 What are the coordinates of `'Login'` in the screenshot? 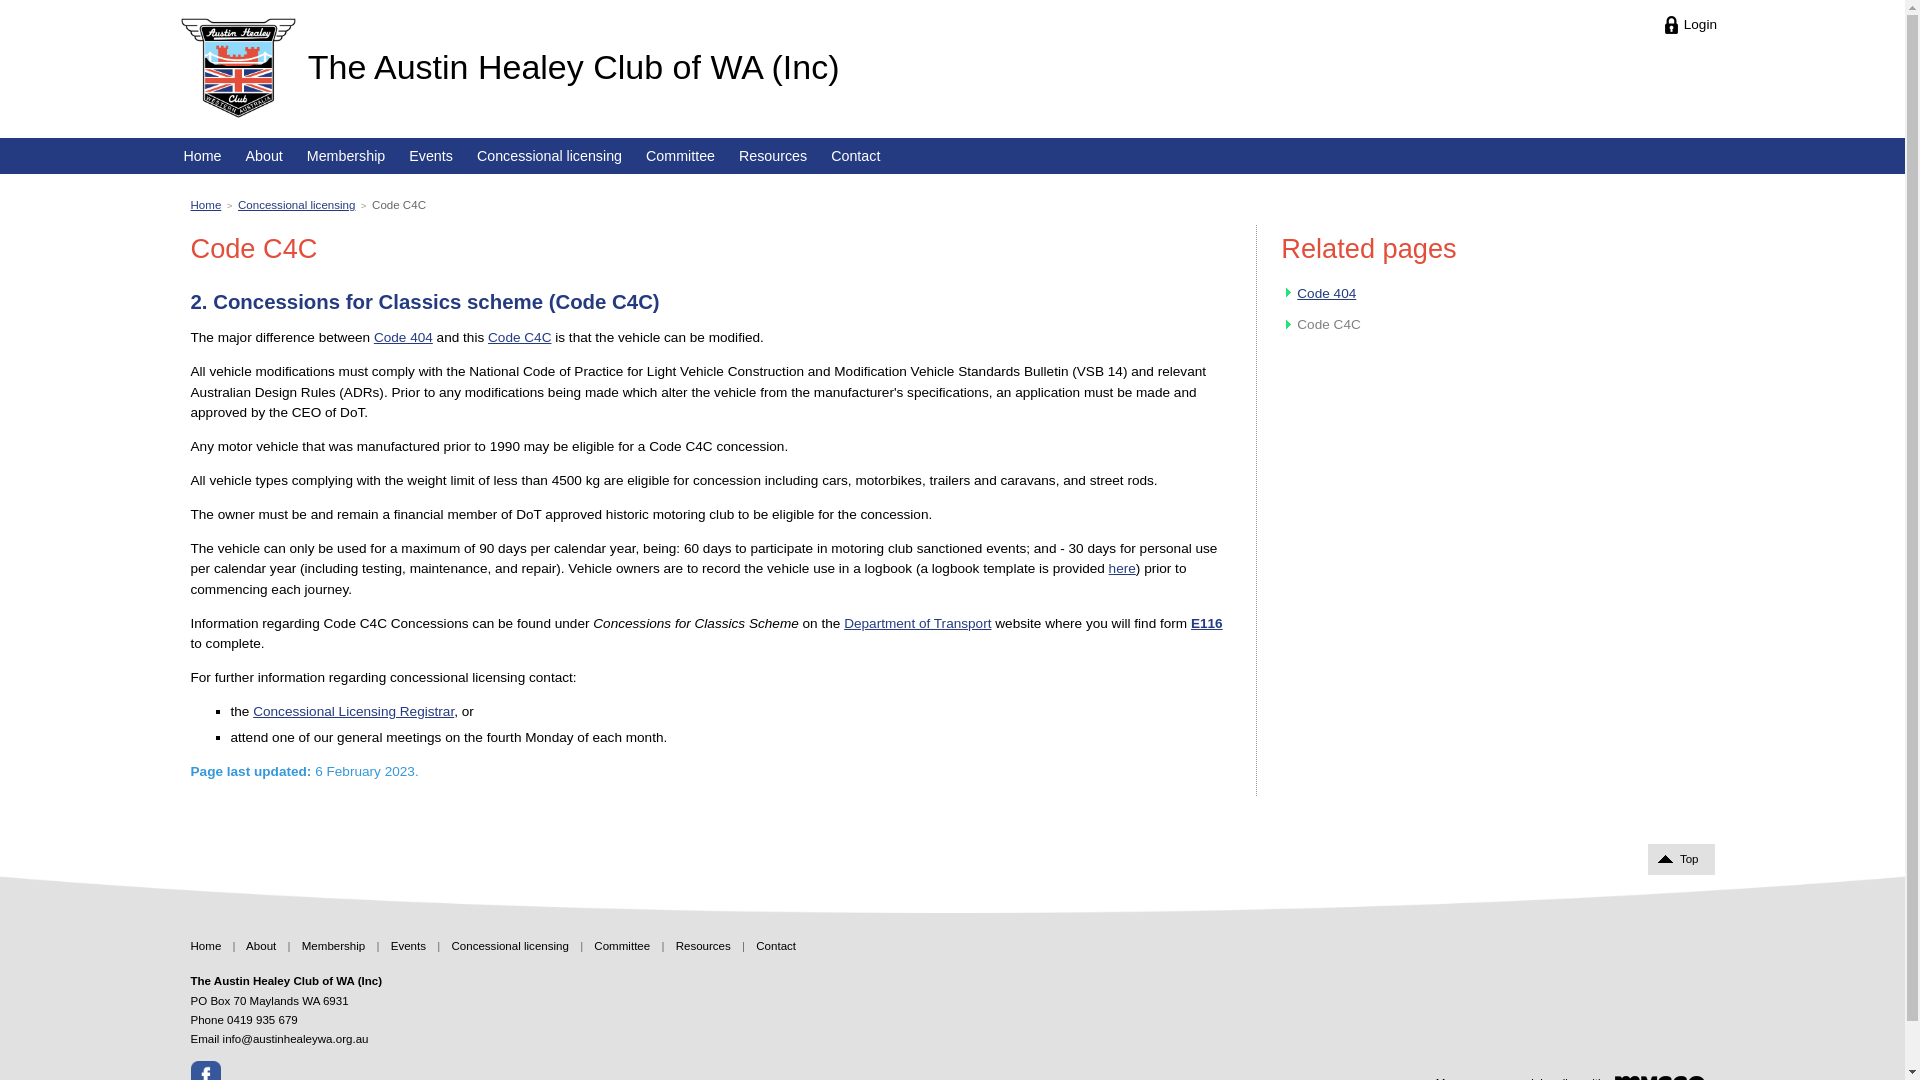 It's located at (1659, 24).